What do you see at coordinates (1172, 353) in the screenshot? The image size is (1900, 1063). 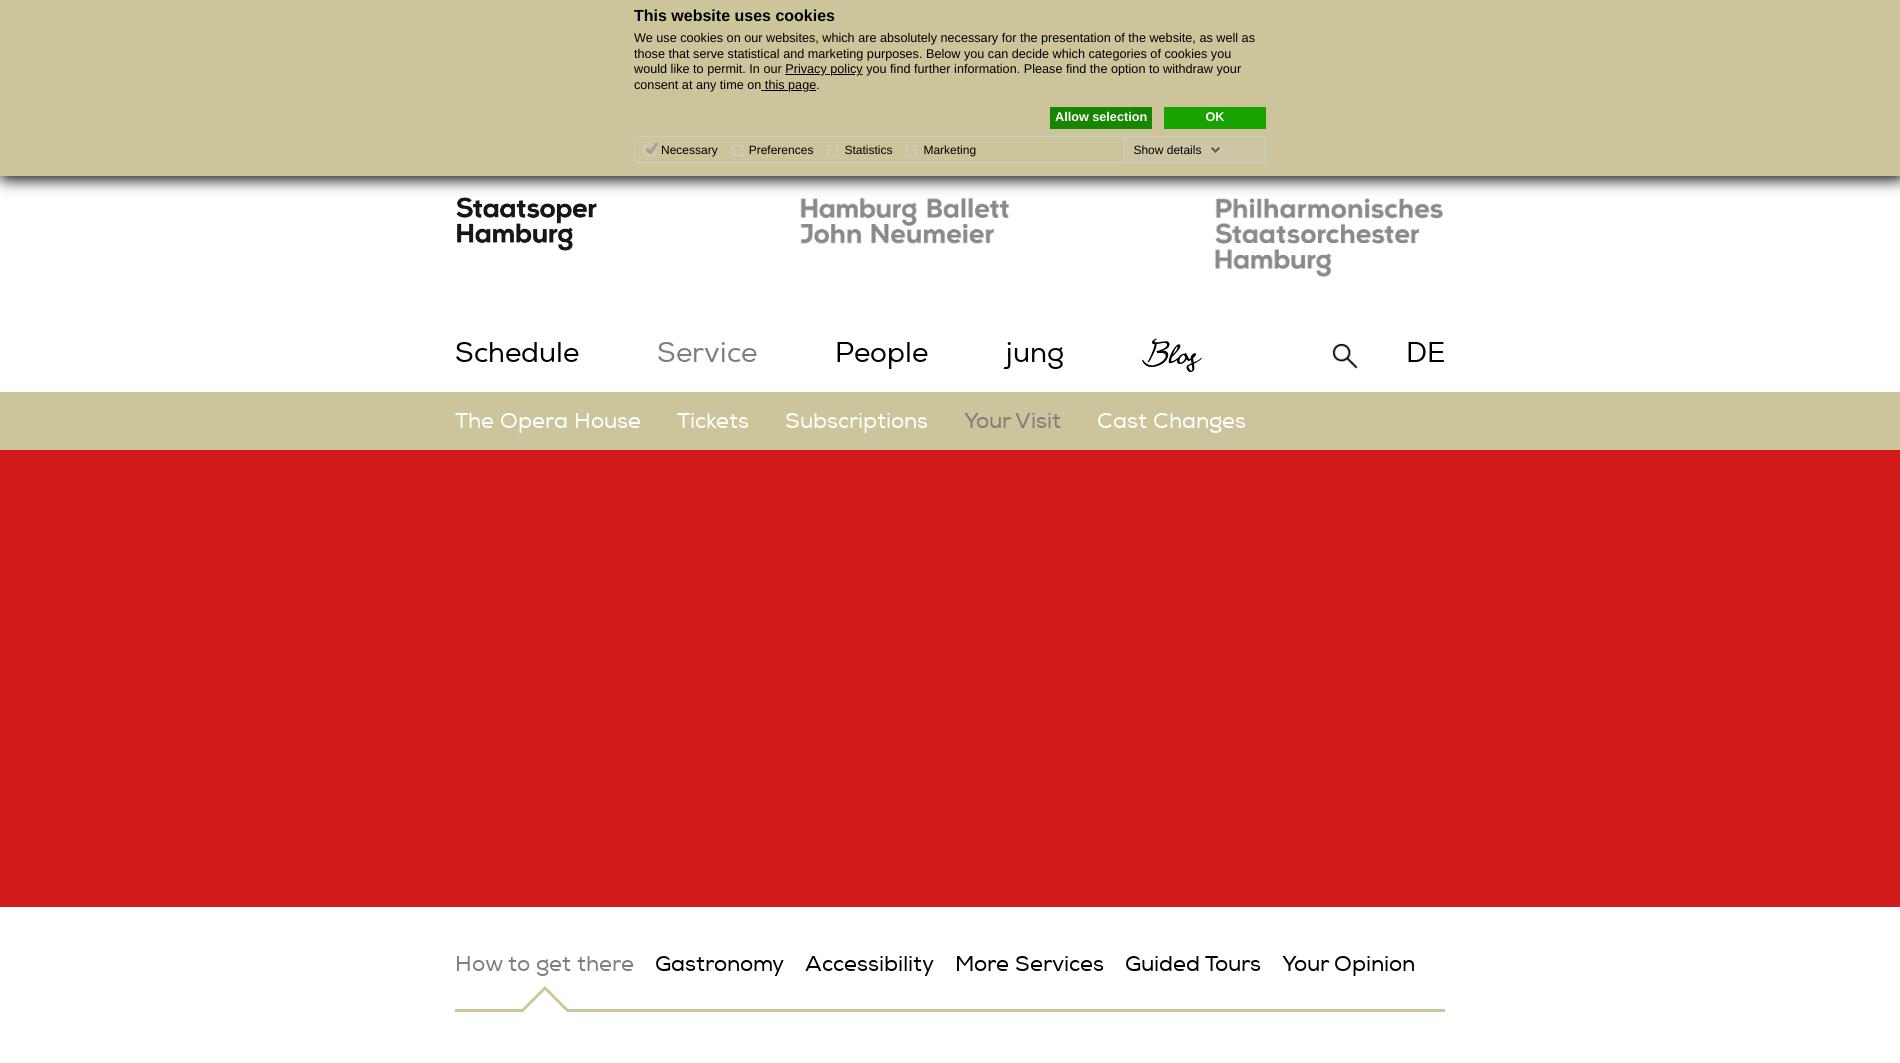 I see `'Blog'` at bounding box center [1172, 353].